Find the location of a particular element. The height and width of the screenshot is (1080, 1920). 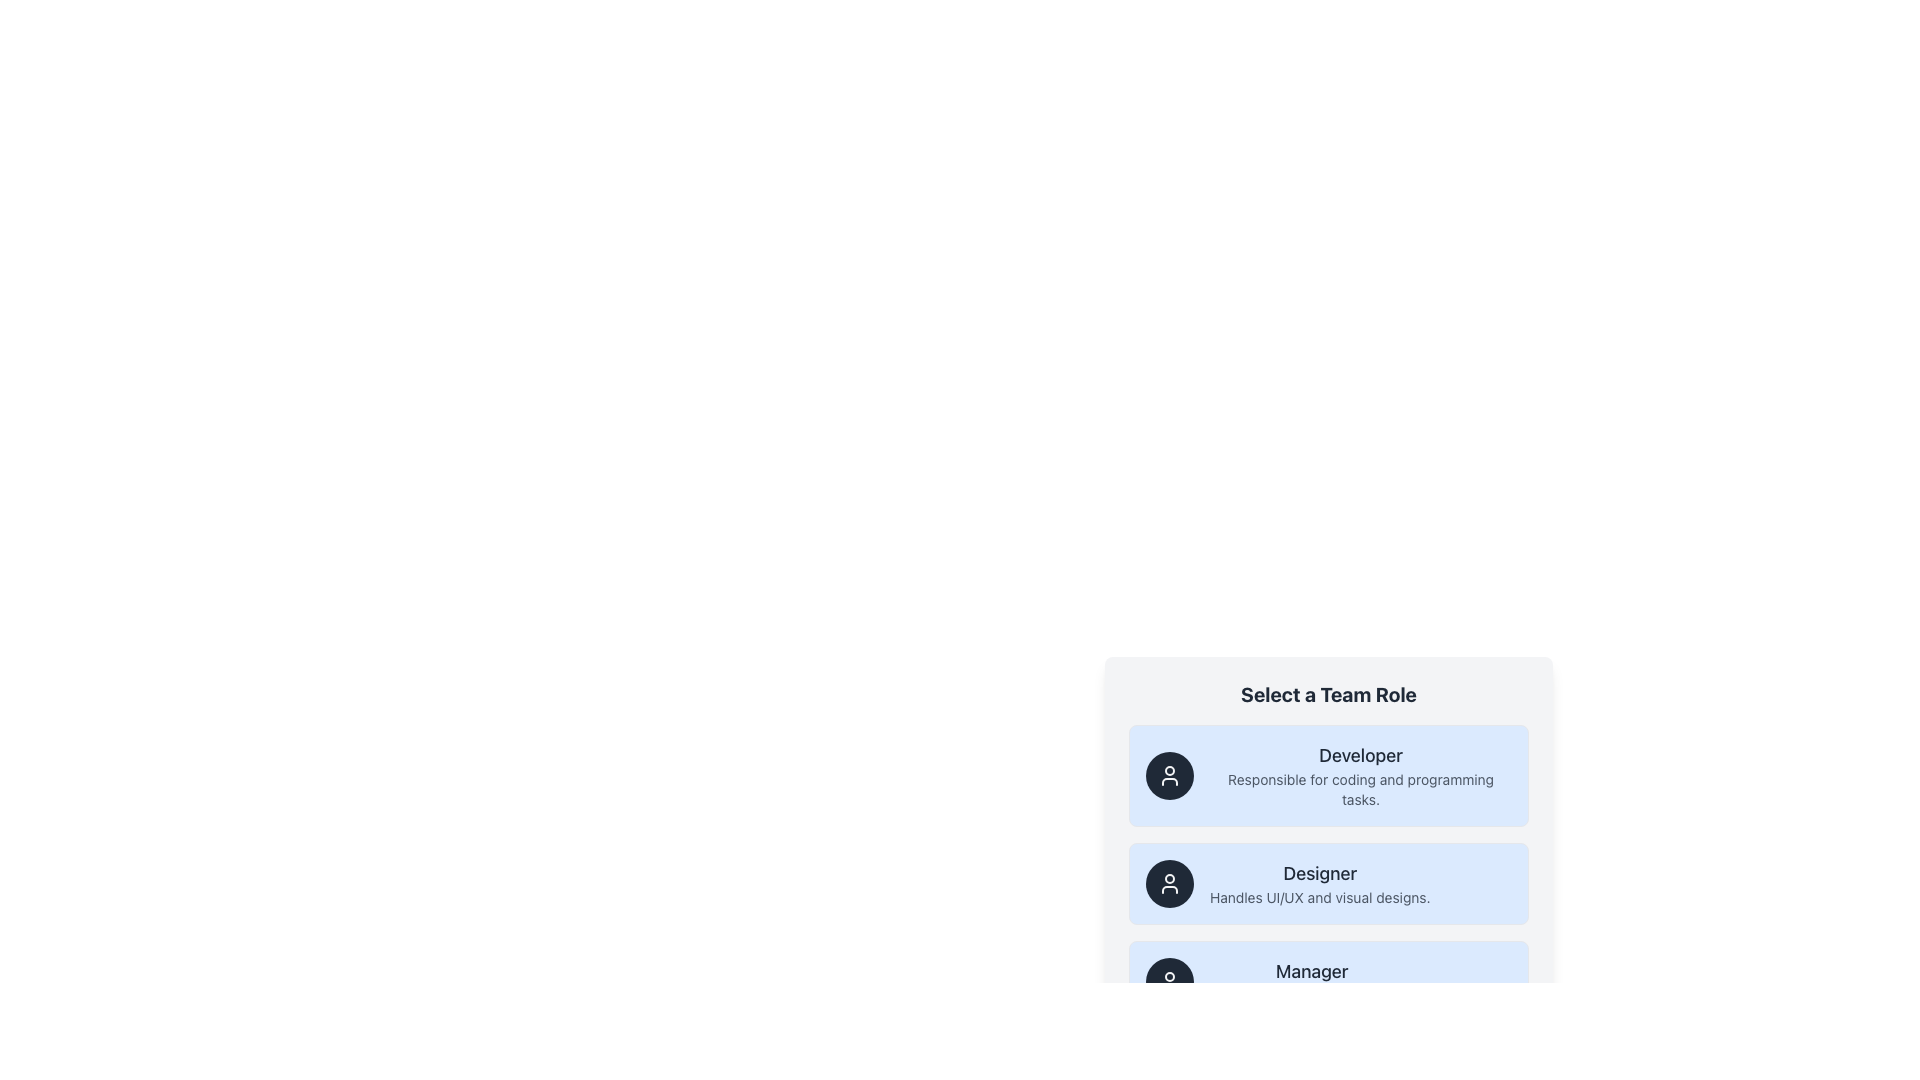

the text label representing the role 'Designer', which is located in the second card from the top of a vertical list of similar cards is located at coordinates (1320, 873).